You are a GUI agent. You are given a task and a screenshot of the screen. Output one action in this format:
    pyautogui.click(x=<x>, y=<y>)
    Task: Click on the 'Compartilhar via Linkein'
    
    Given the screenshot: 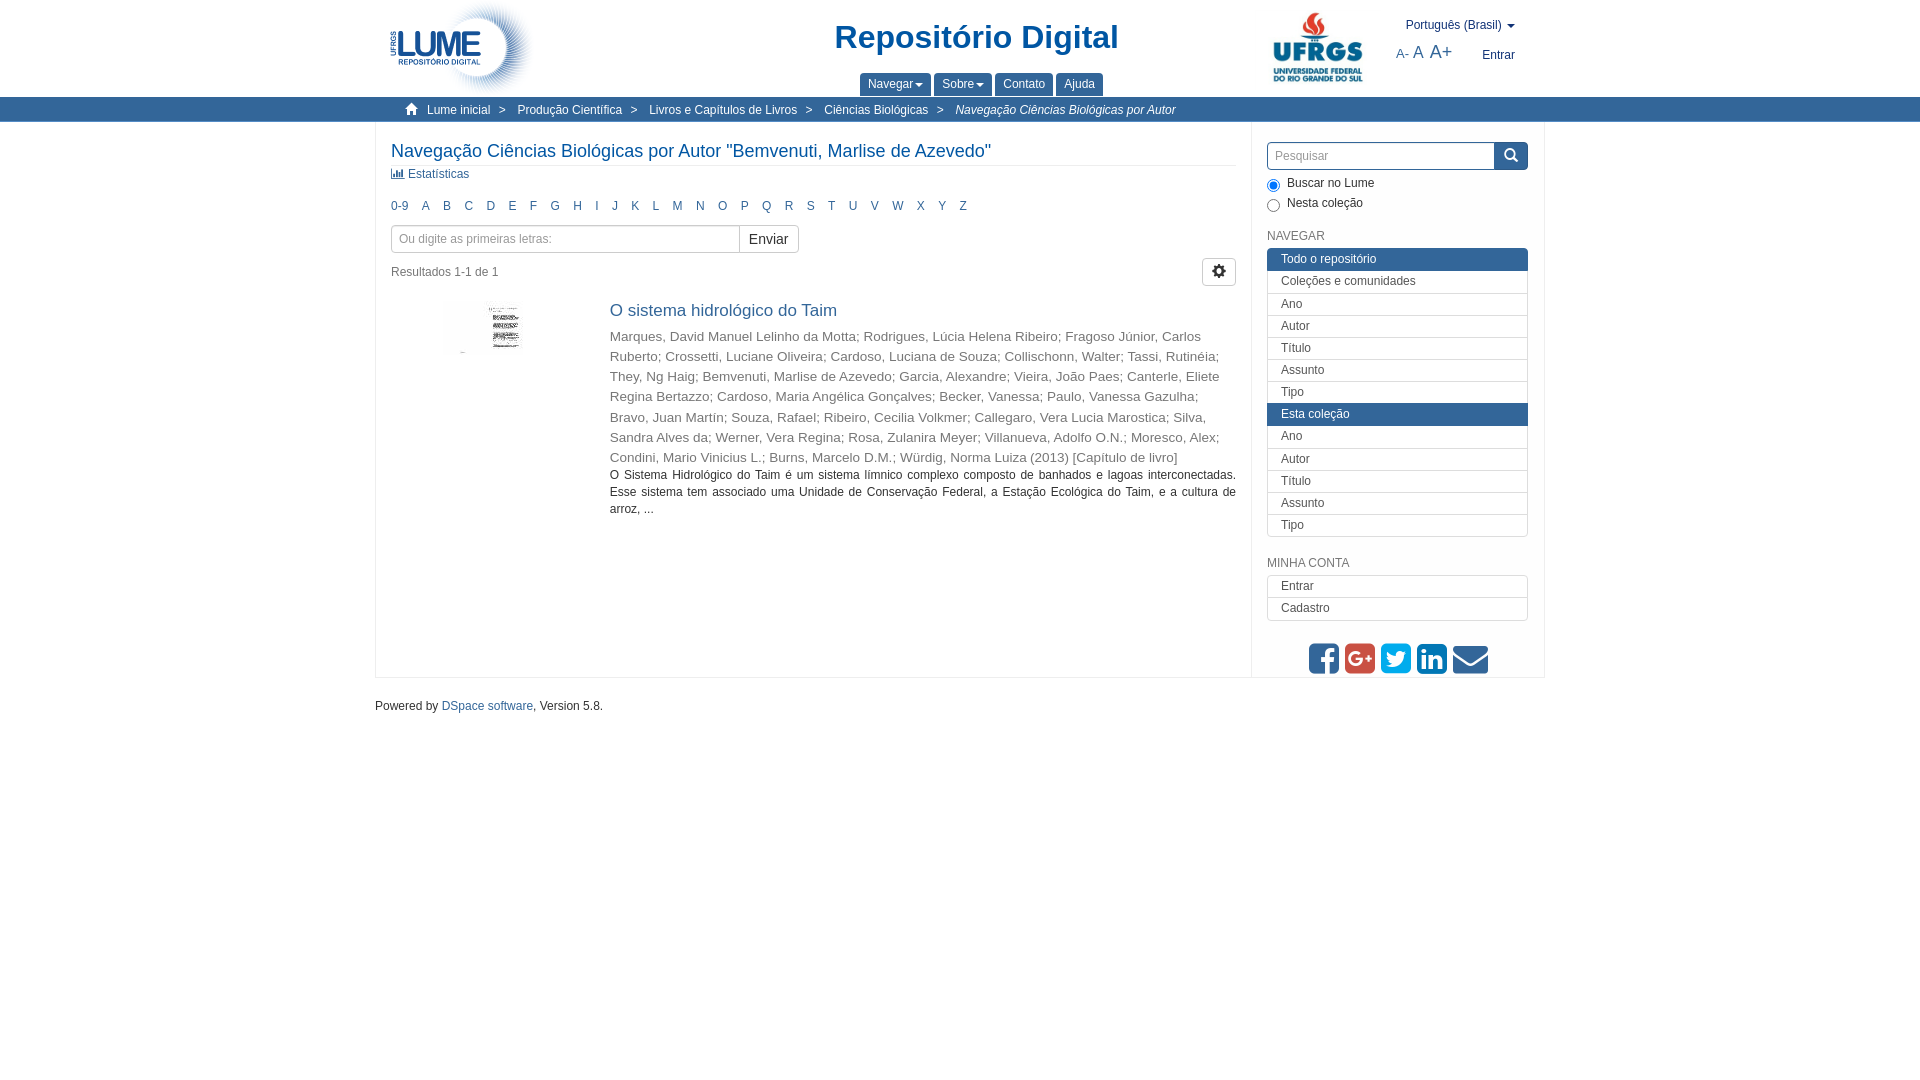 What is the action you would take?
    pyautogui.click(x=1415, y=659)
    